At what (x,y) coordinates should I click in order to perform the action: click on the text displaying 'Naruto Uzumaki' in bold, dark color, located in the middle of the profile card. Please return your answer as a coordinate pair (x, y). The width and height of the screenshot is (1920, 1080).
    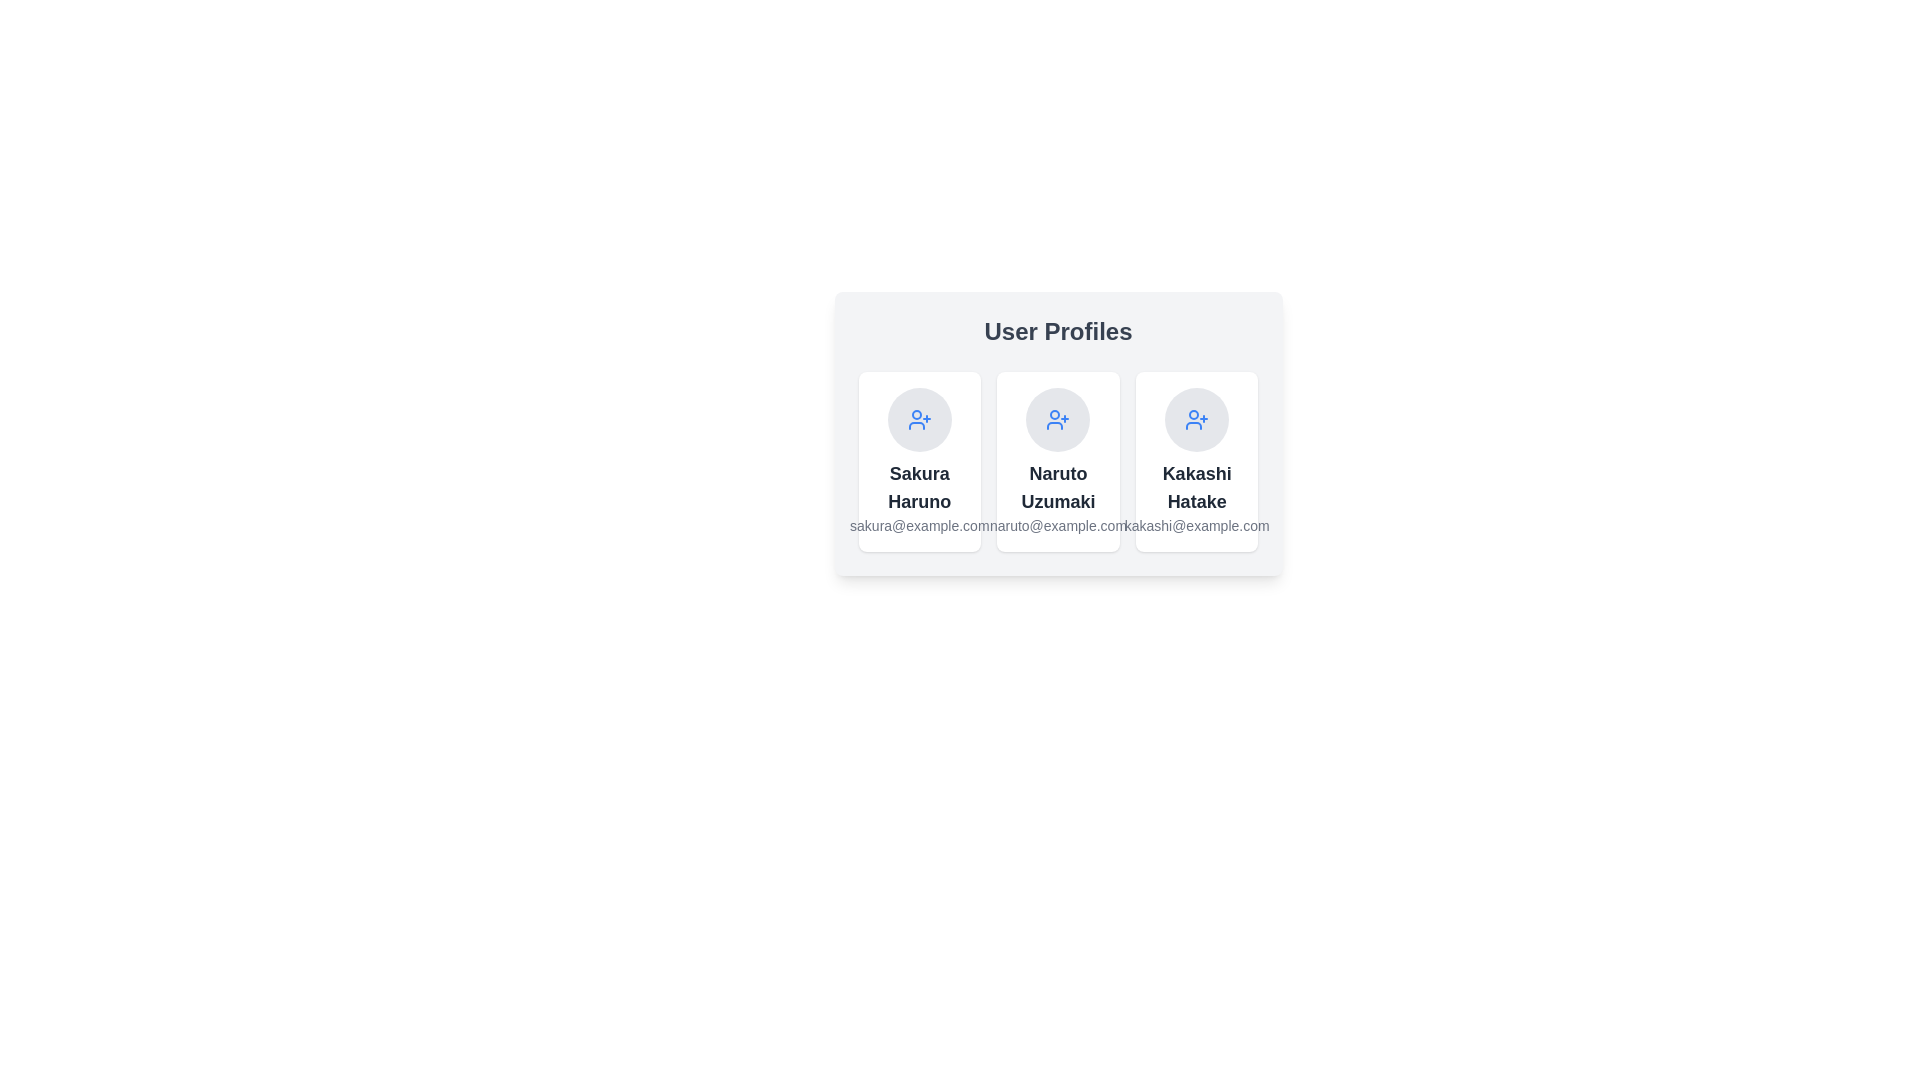
    Looking at the image, I should click on (1057, 488).